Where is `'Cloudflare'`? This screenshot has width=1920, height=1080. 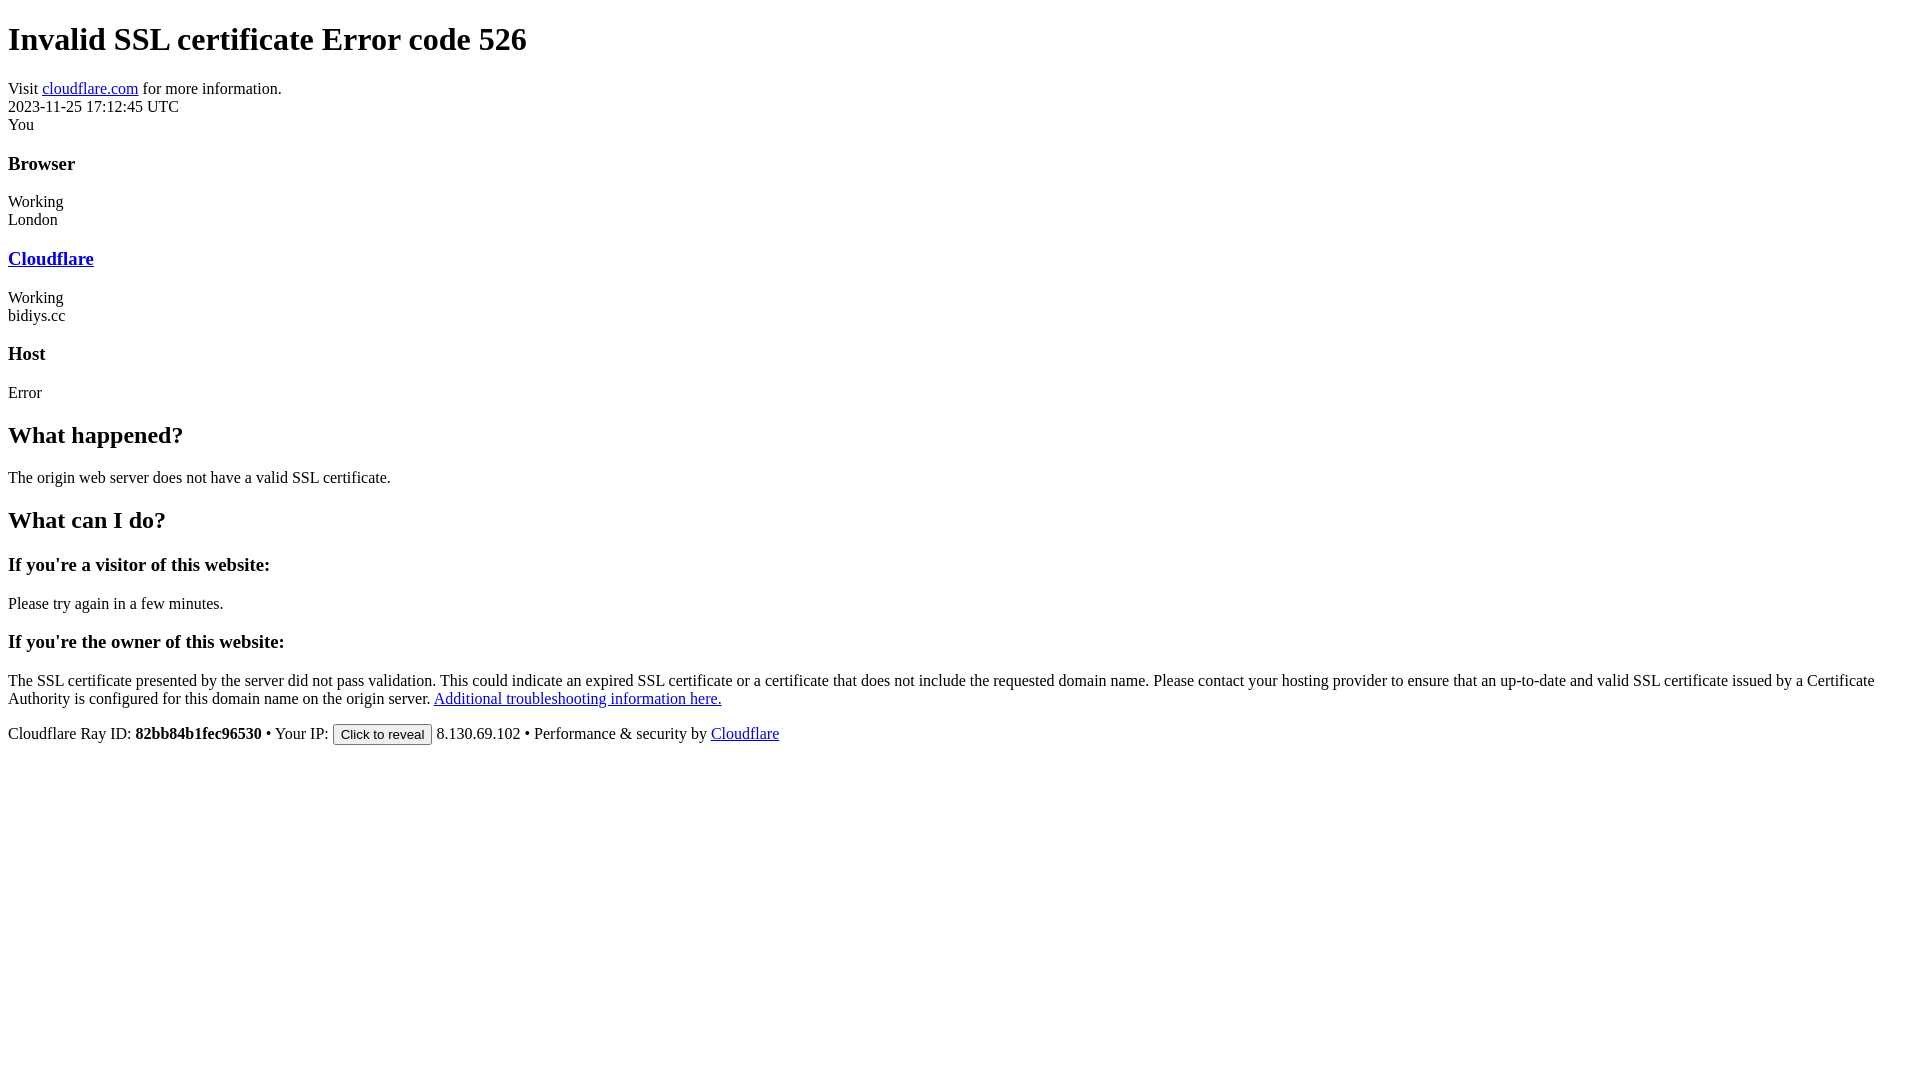 'Cloudflare' is located at coordinates (51, 257).